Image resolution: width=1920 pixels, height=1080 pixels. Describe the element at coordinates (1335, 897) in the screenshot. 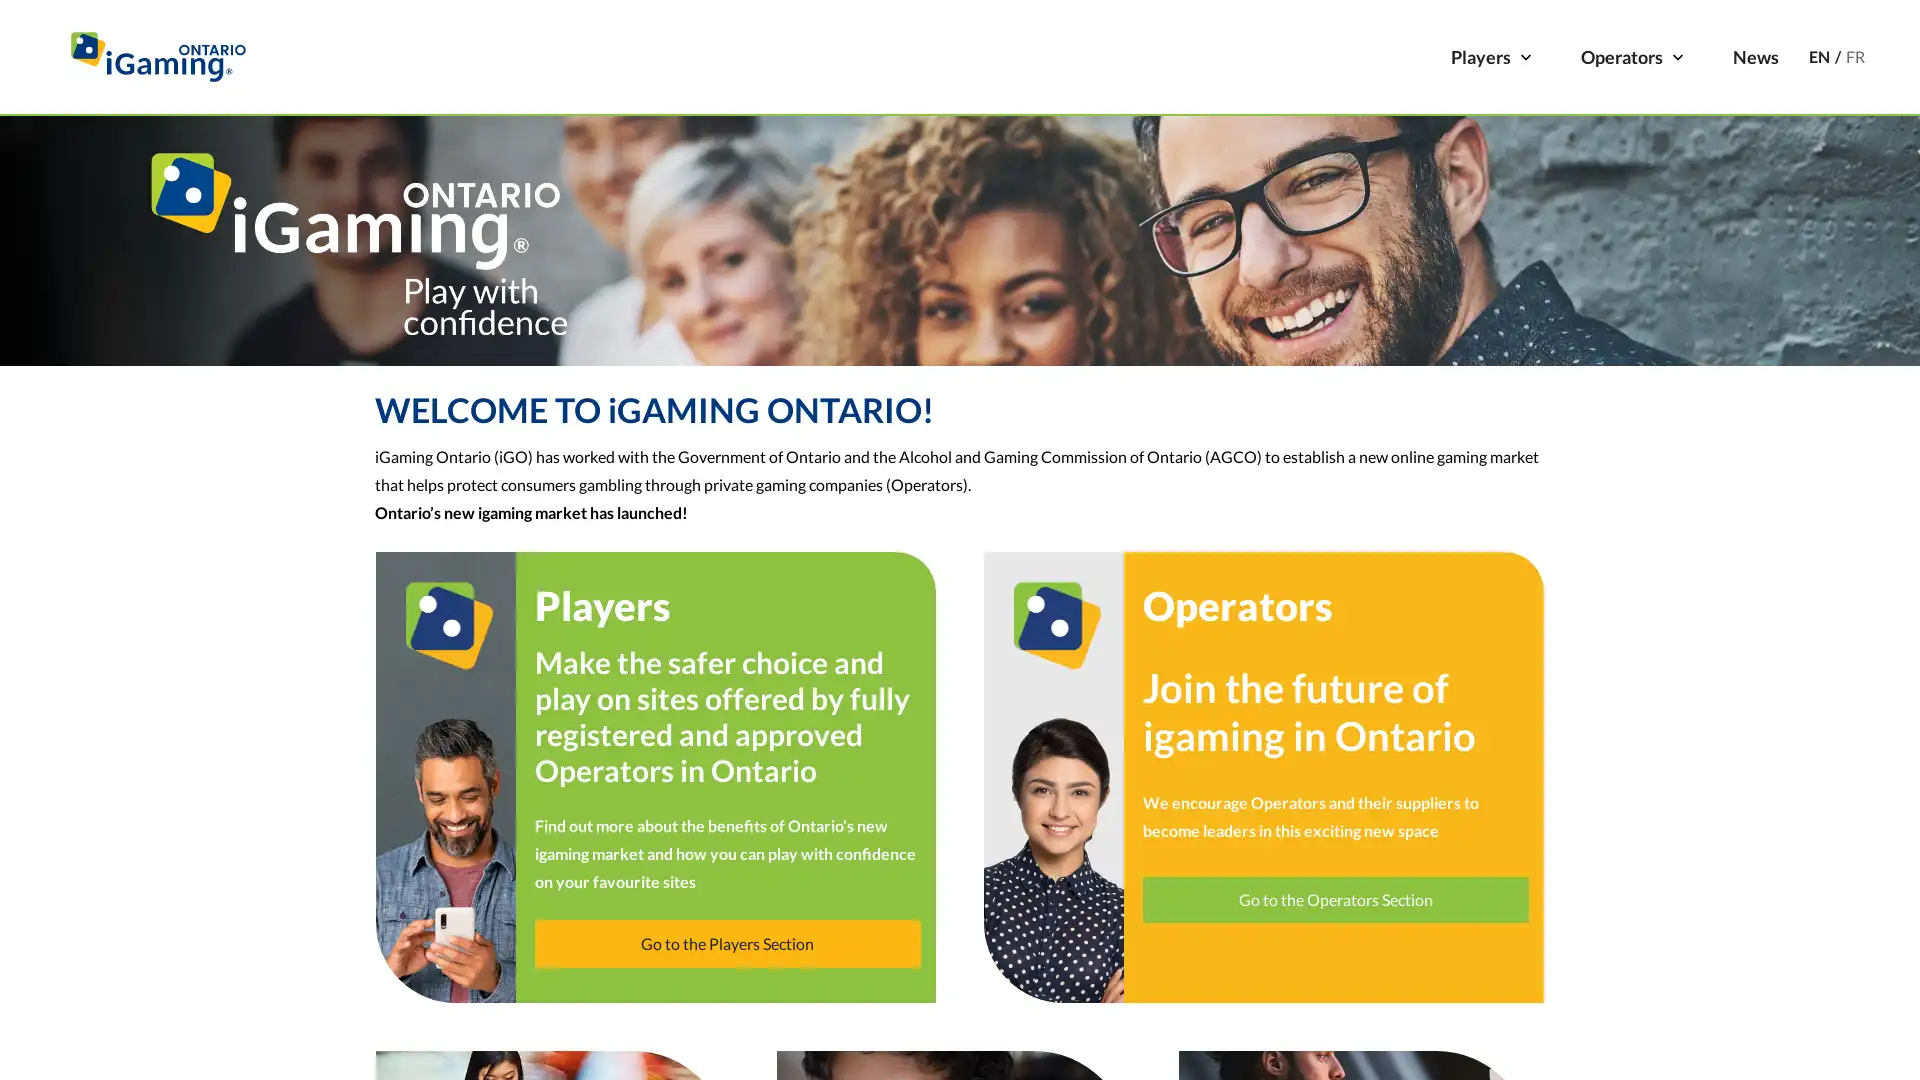

I see `Go to the Operators Section` at that location.